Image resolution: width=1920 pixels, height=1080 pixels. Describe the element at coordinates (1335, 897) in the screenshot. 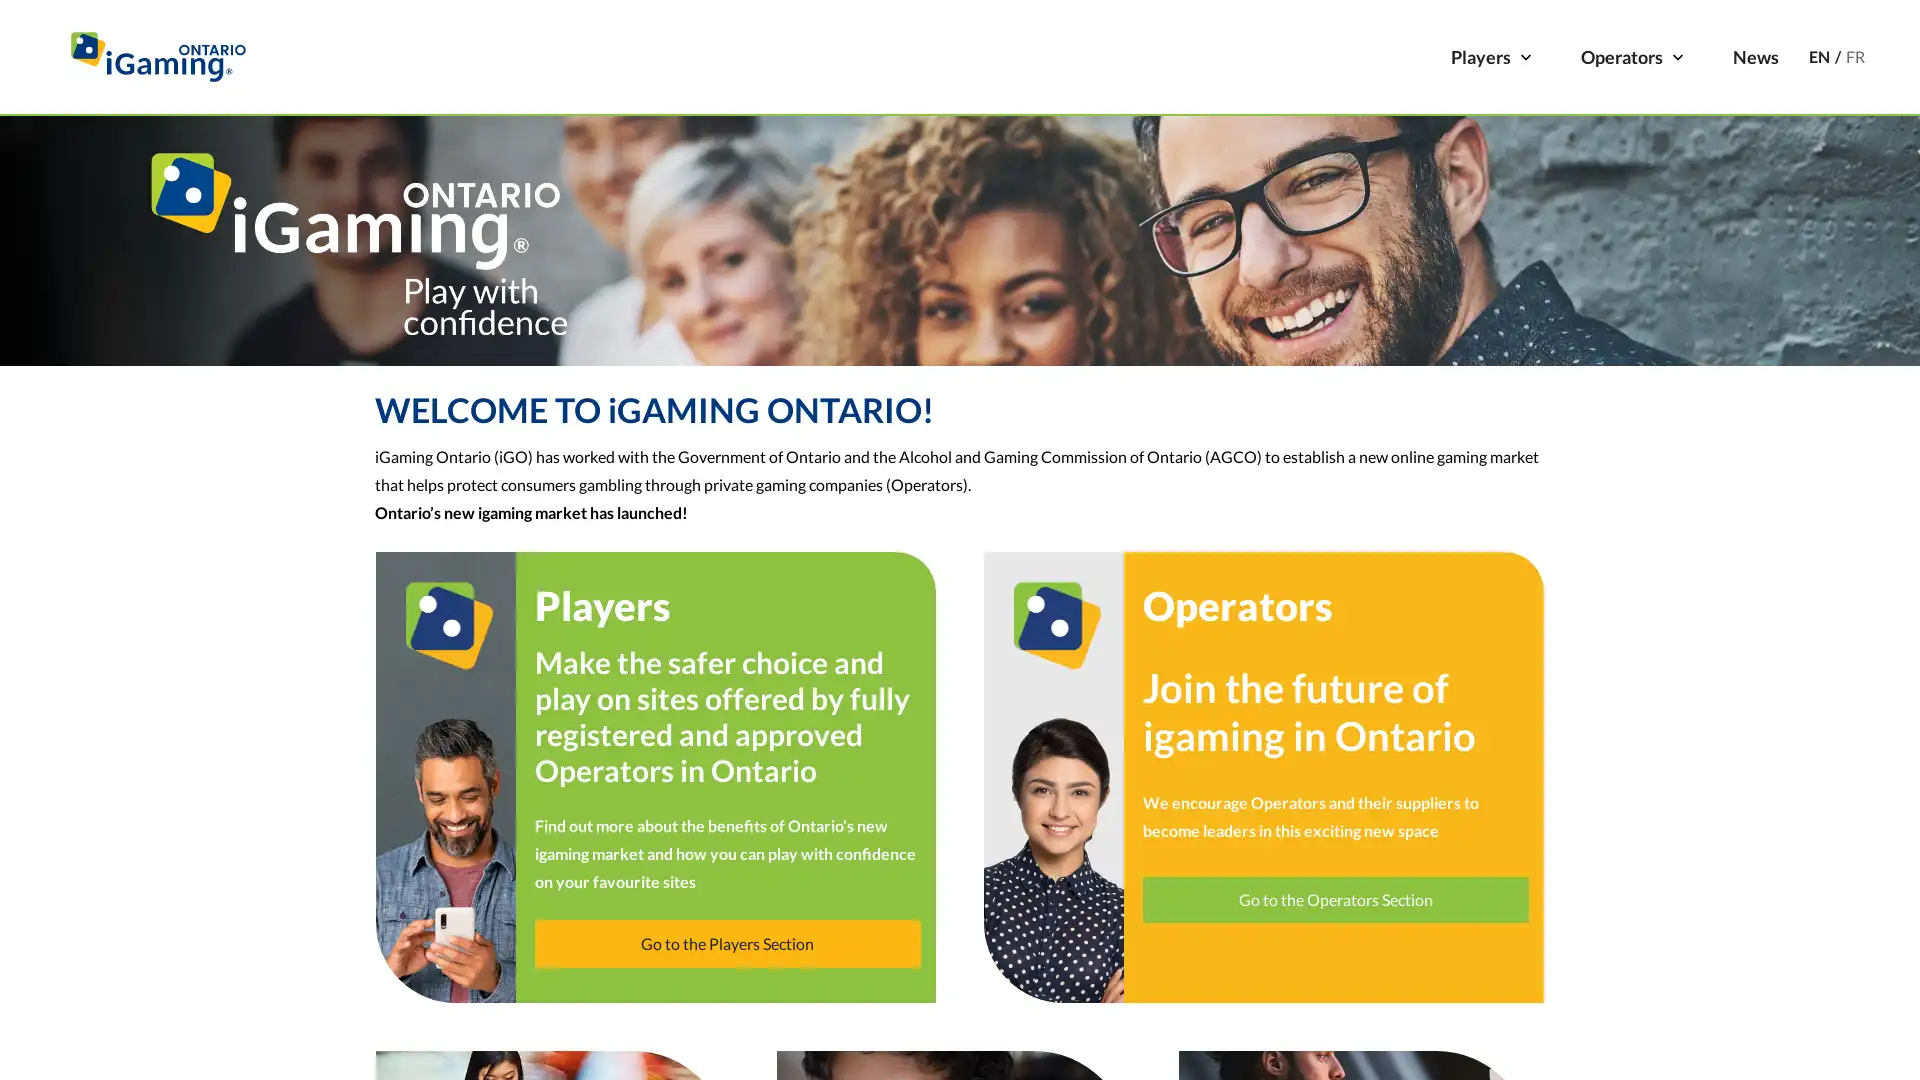

I see `Go to the Operators Section` at that location.